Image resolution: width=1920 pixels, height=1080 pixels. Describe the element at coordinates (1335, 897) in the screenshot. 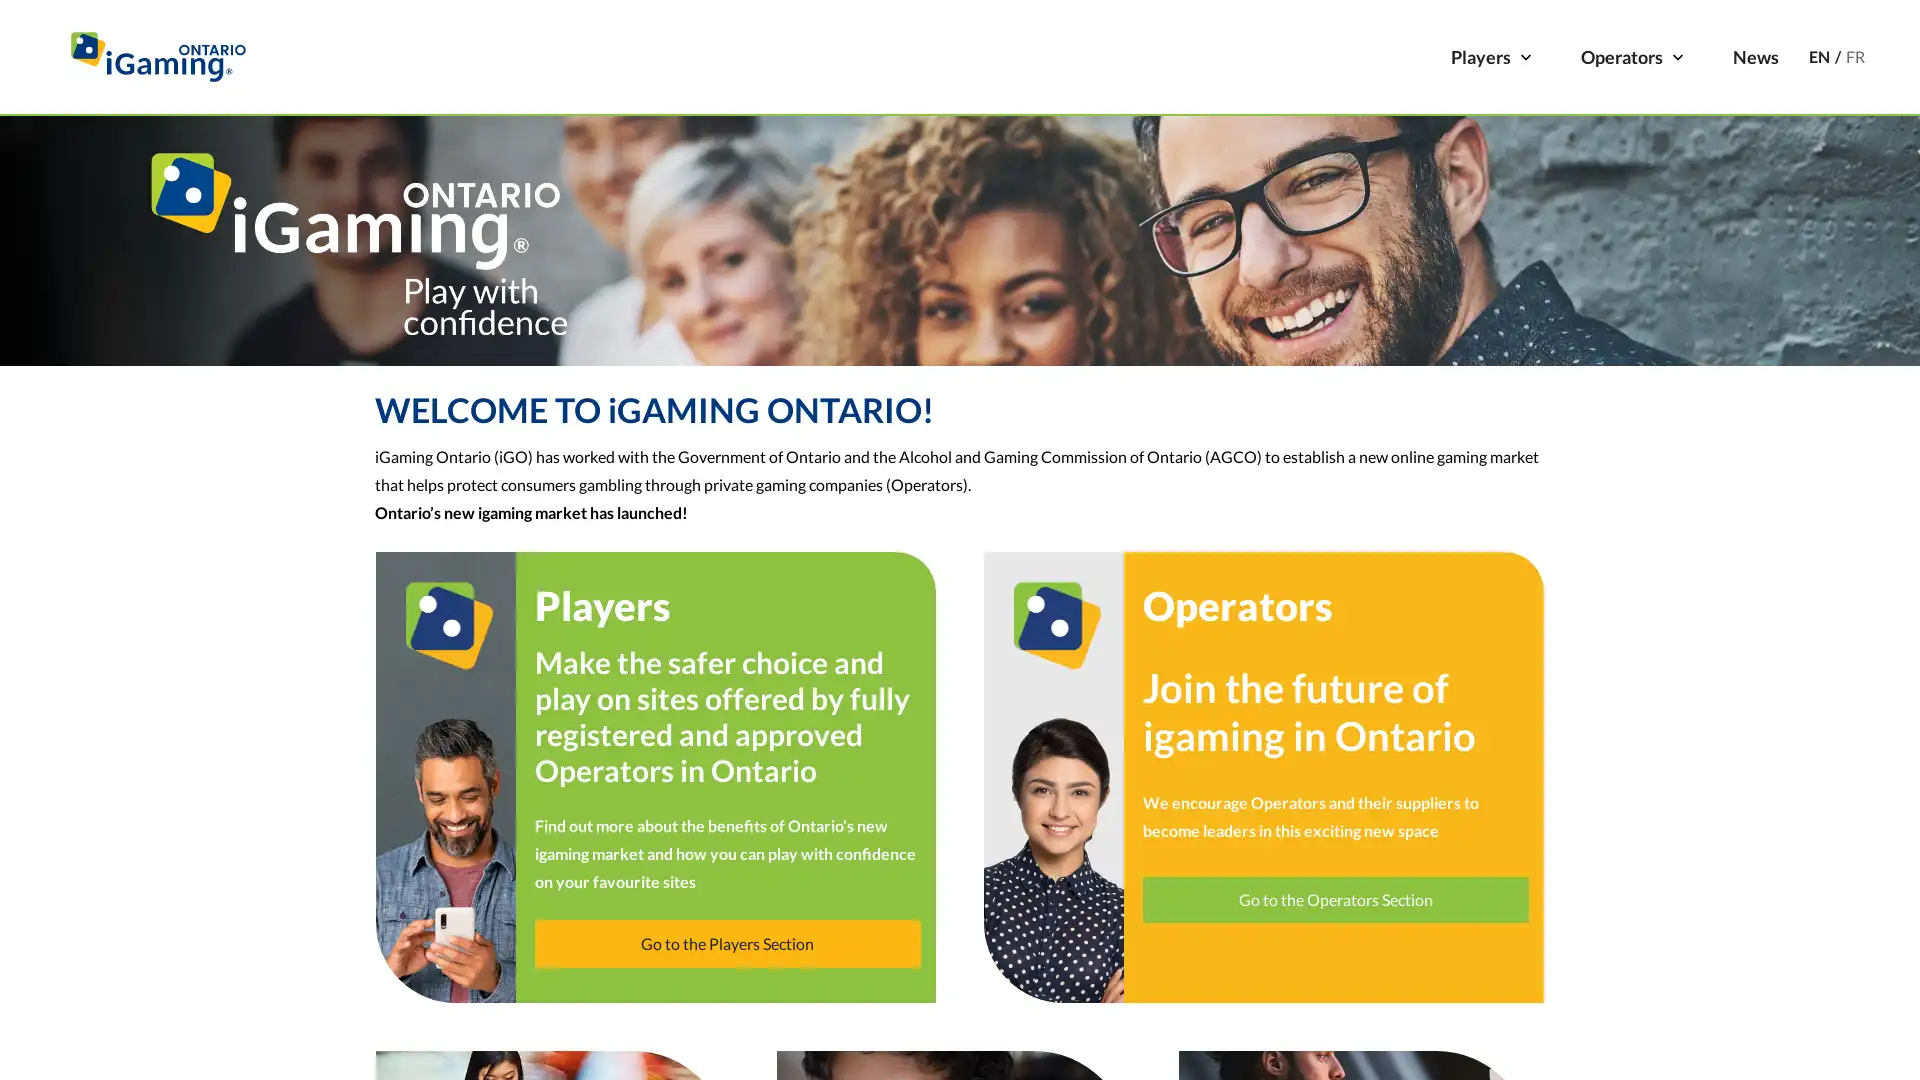

I see `Go to the Operators Section` at that location.